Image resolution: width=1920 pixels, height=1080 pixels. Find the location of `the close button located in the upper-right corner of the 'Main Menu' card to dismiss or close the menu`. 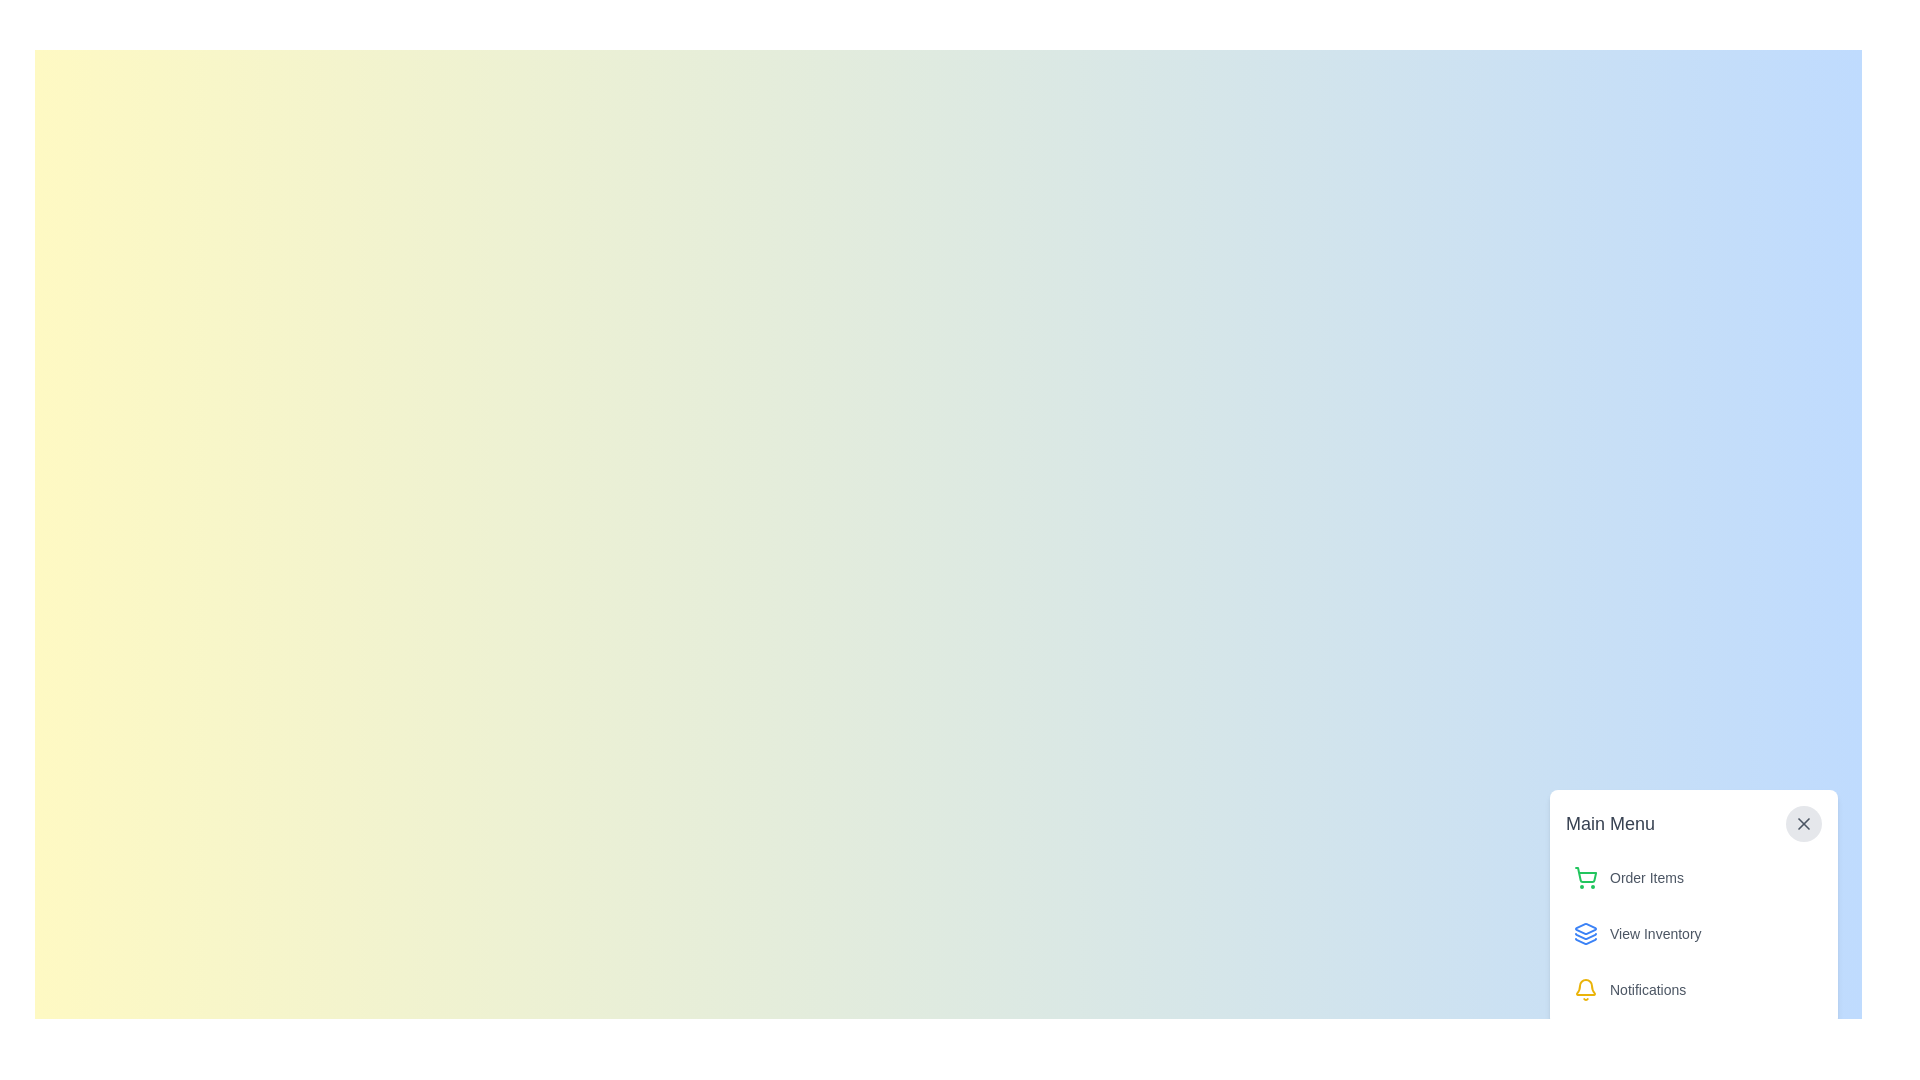

the close button located in the upper-right corner of the 'Main Menu' card to dismiss or close the menu is located at coordinates (1804, 824).